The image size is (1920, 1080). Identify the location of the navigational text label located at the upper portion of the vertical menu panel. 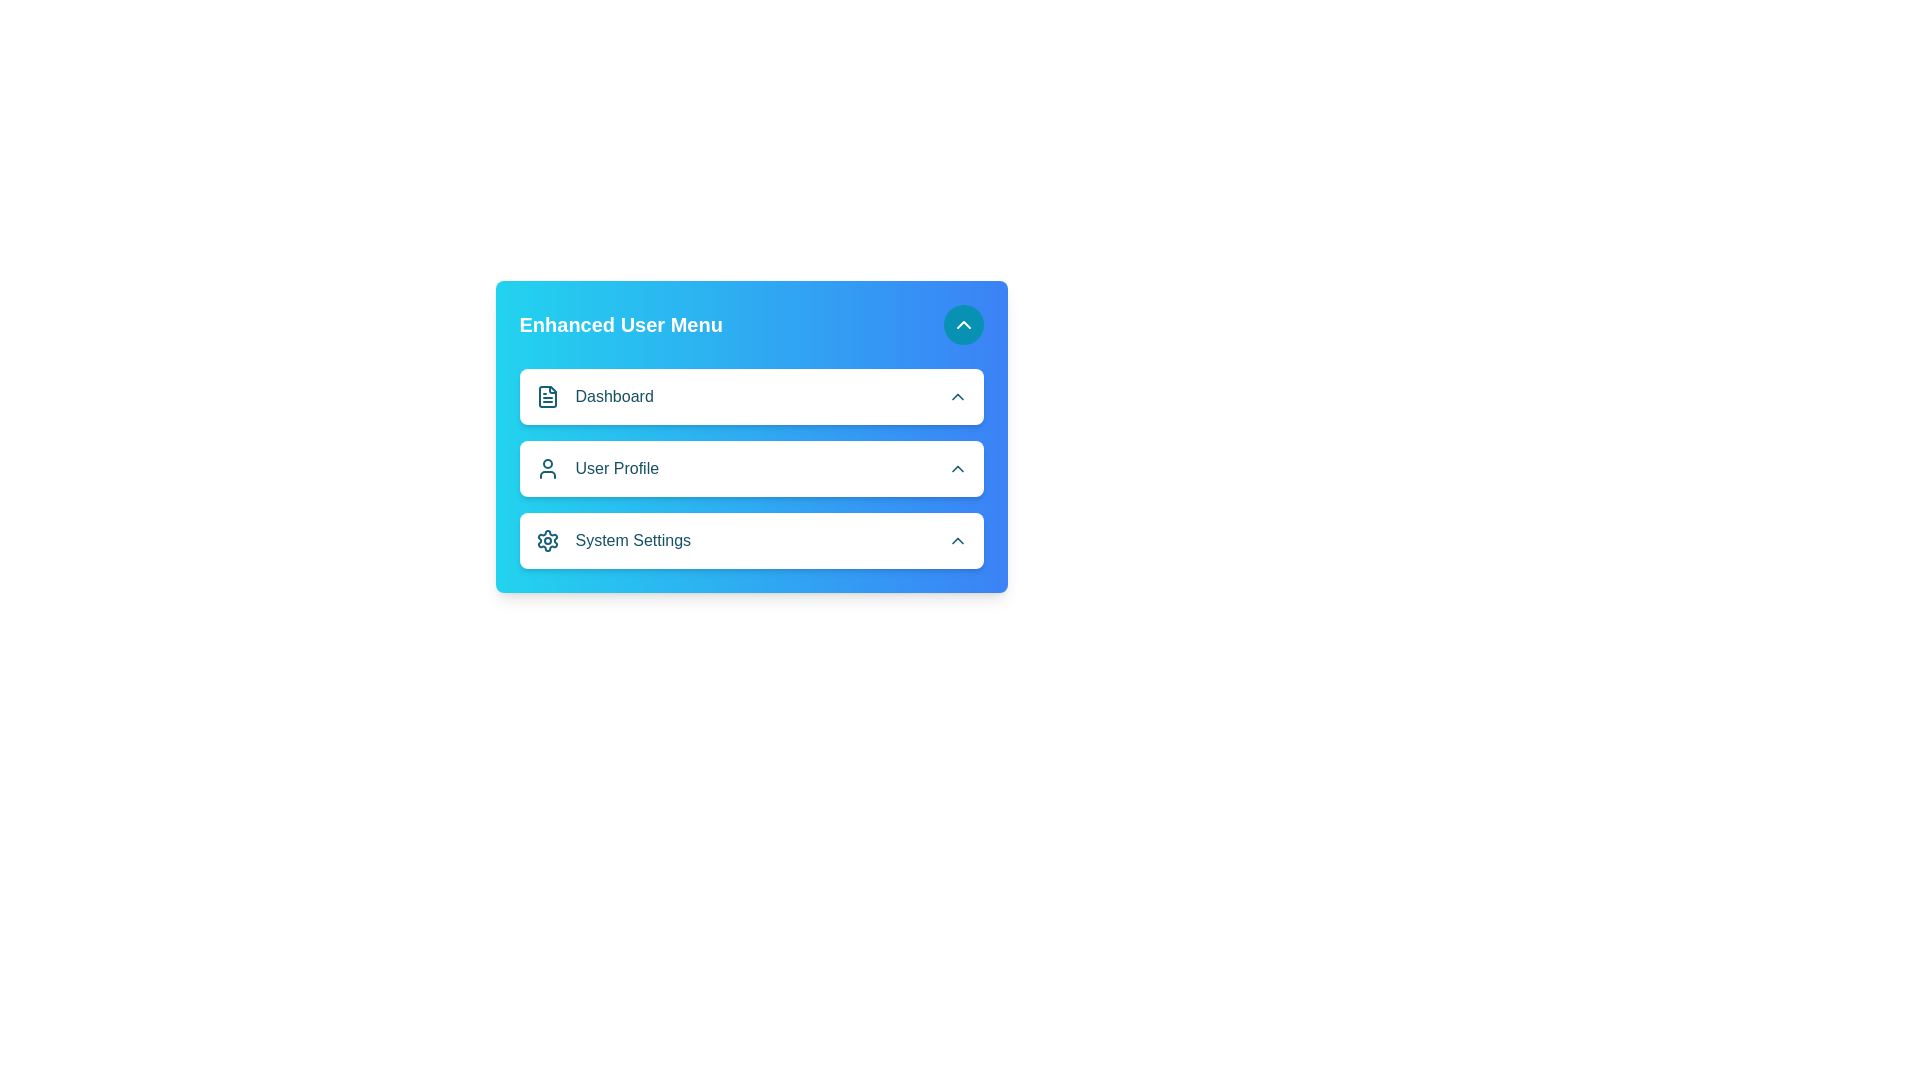
(613, 397).